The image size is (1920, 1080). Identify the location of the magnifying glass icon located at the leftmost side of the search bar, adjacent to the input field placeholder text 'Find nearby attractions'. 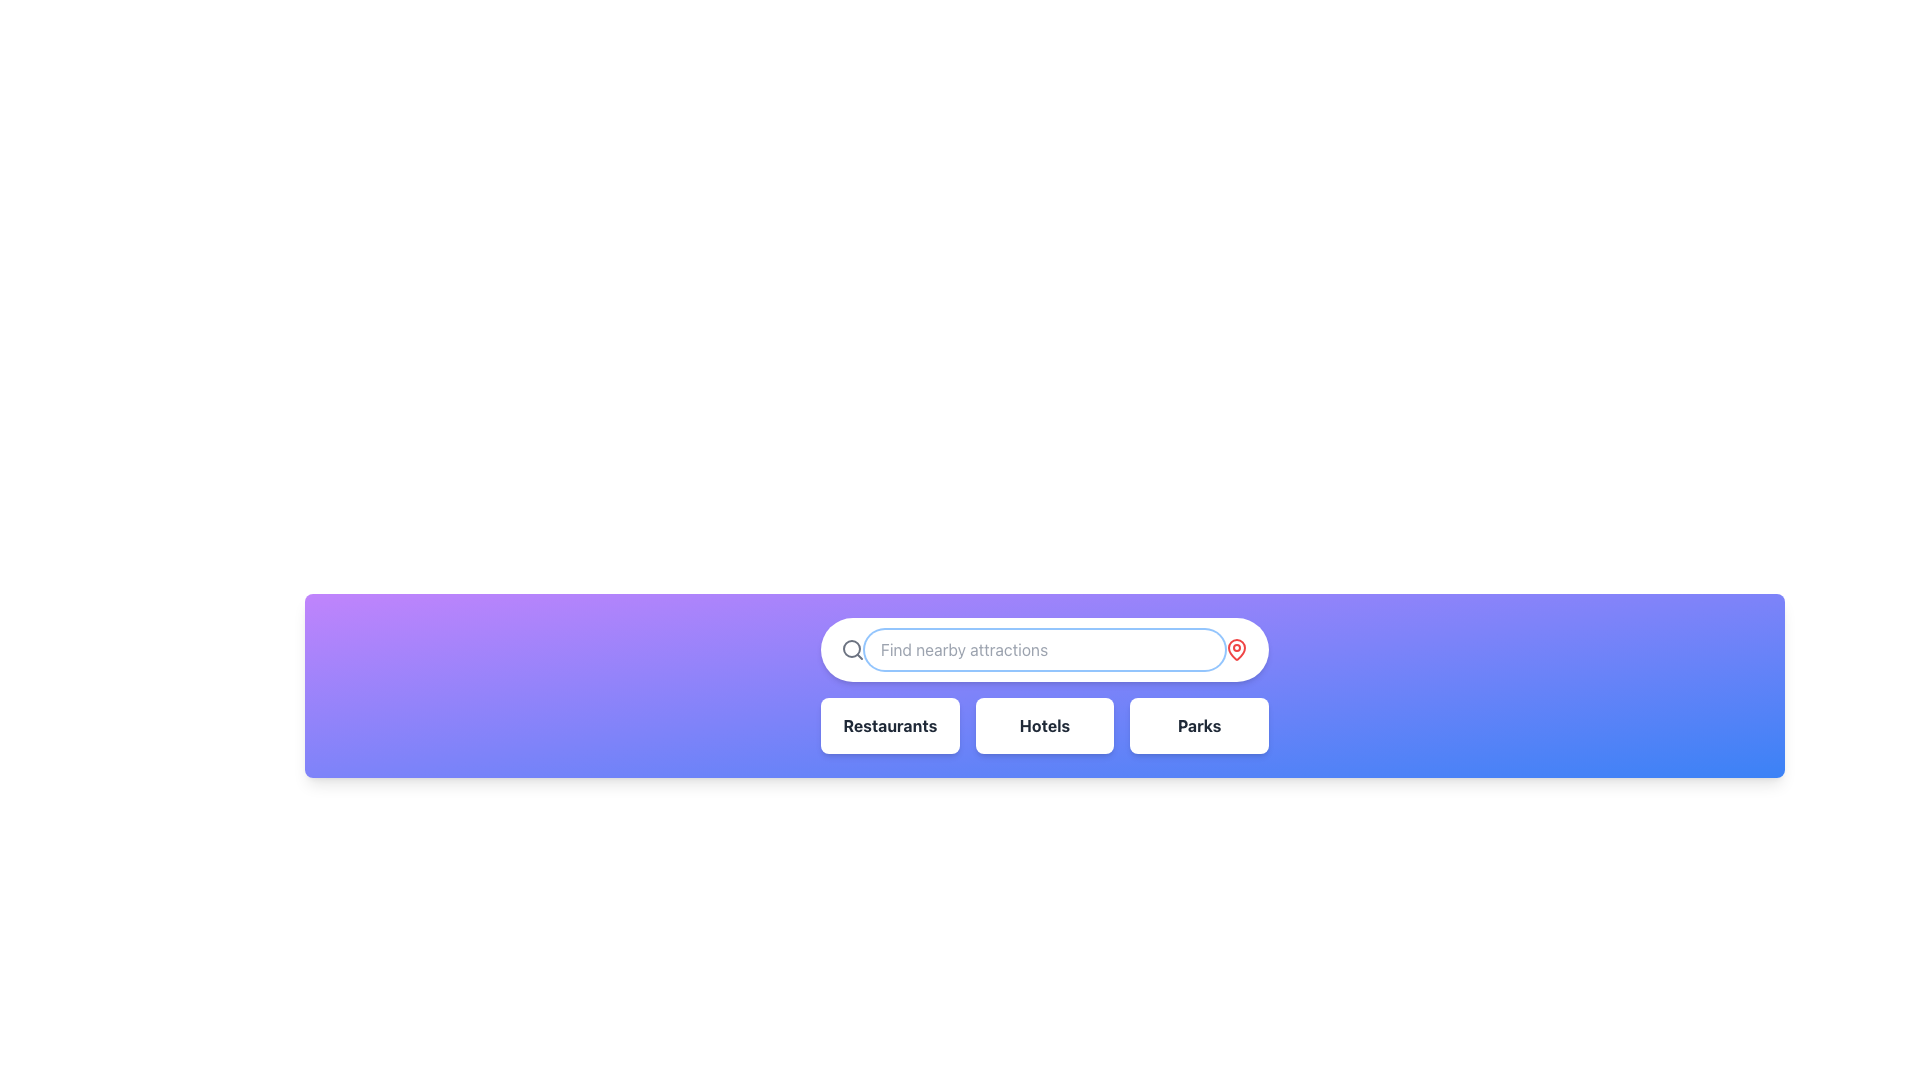
(853, 650).